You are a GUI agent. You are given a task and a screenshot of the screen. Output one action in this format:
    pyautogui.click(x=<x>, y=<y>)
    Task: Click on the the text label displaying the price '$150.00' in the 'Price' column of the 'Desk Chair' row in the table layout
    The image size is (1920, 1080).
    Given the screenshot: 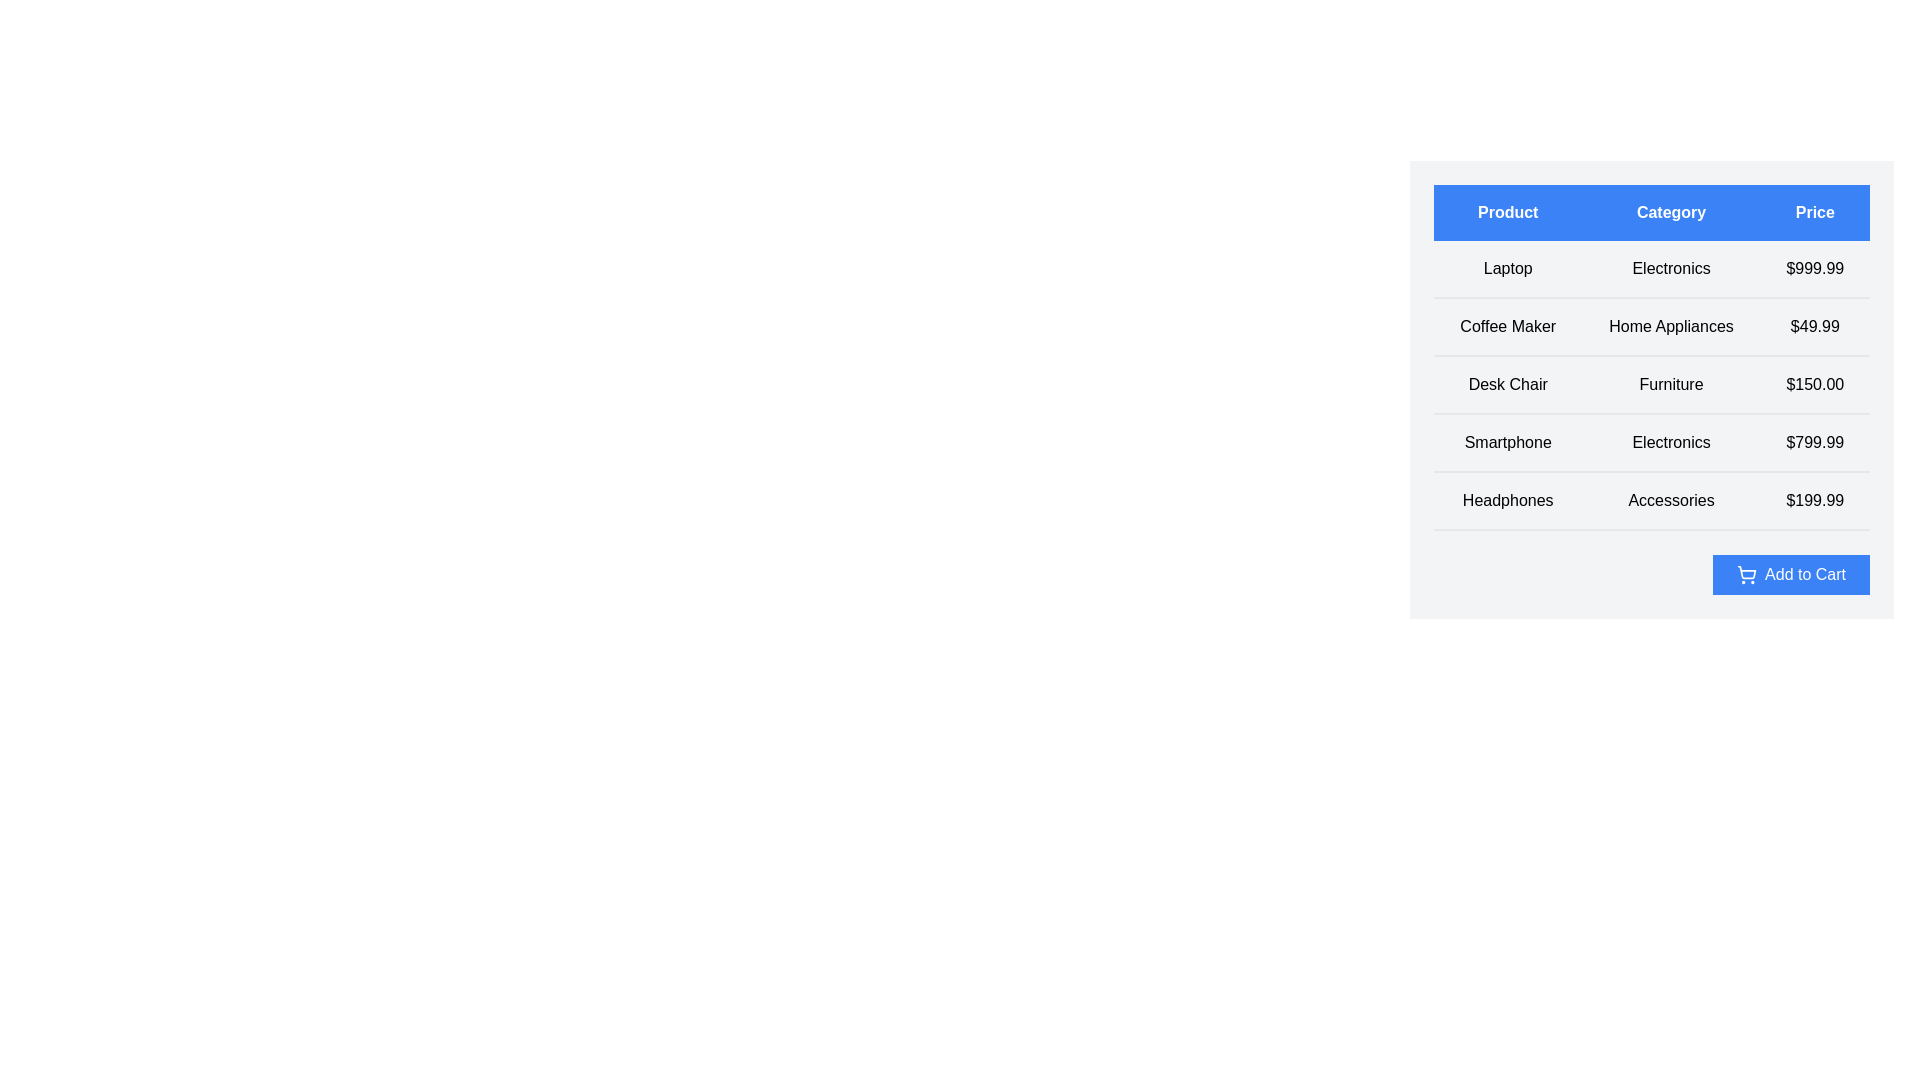 What is the action you would take?
    pyautogui.click(x=1815, y=385)
    